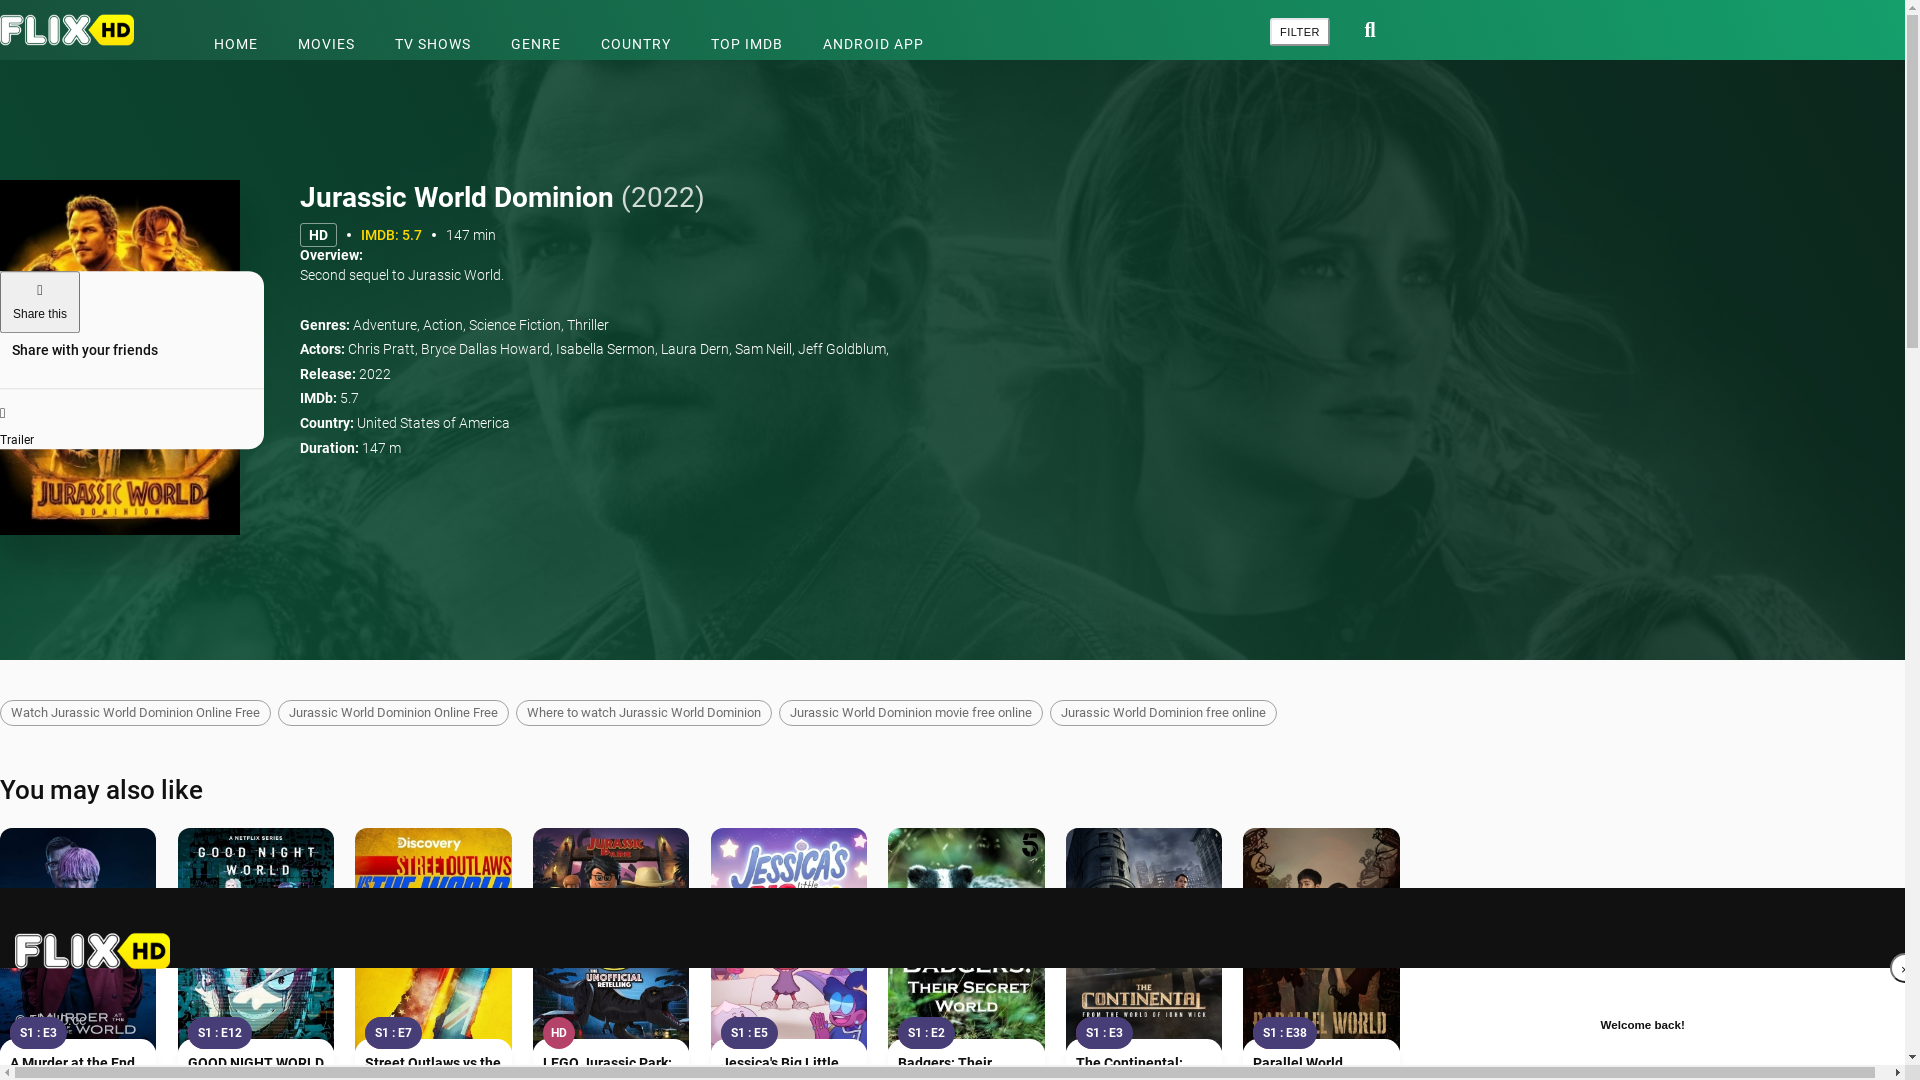  Describe the element at coordinates (873, 43) in the screenshot. I see `'ANDROID APP'` at that location.